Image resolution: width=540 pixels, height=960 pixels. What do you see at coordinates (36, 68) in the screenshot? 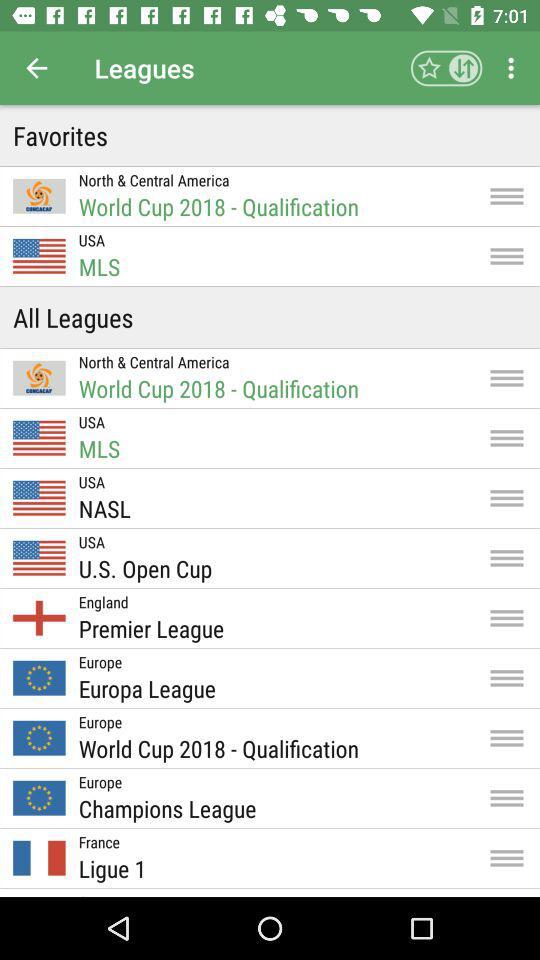
I see `the item to the left of the leagues icon` at bounding box center [36, 68].